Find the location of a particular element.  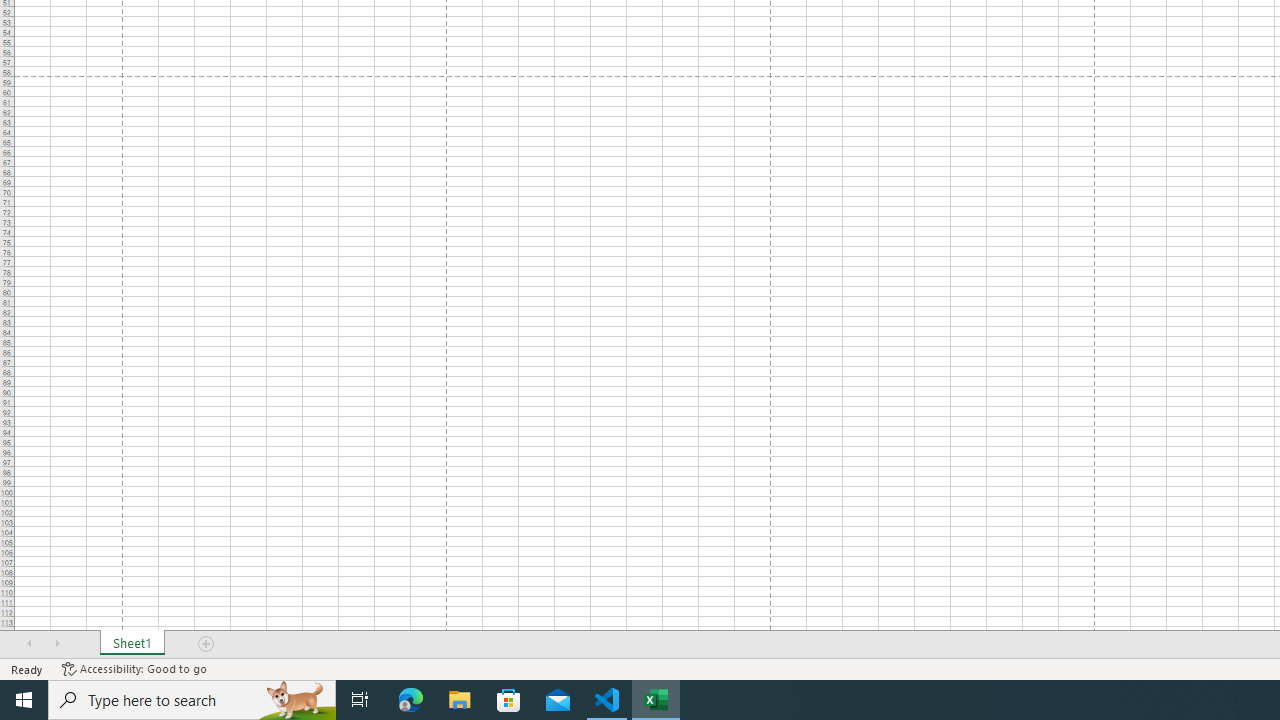

'Add Sheet' is located at coordinates (207, 644).